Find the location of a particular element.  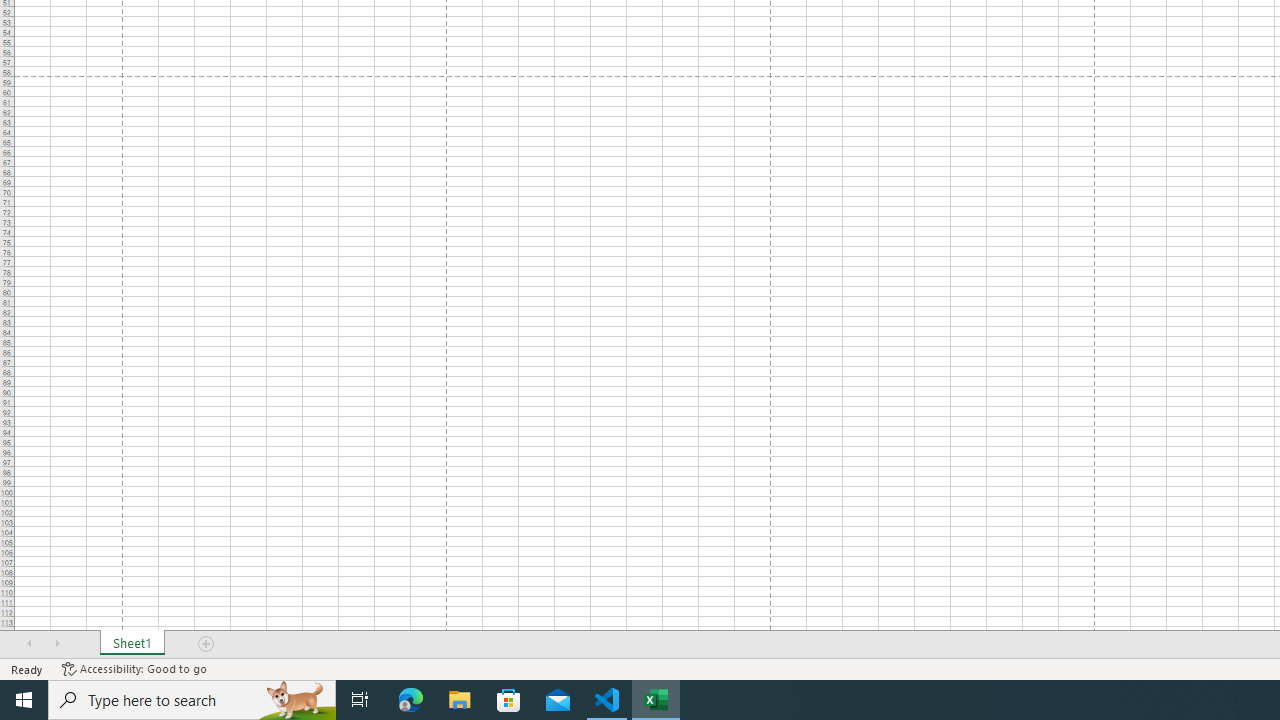

'Add Sheet' is located at coordinates (207, 644).